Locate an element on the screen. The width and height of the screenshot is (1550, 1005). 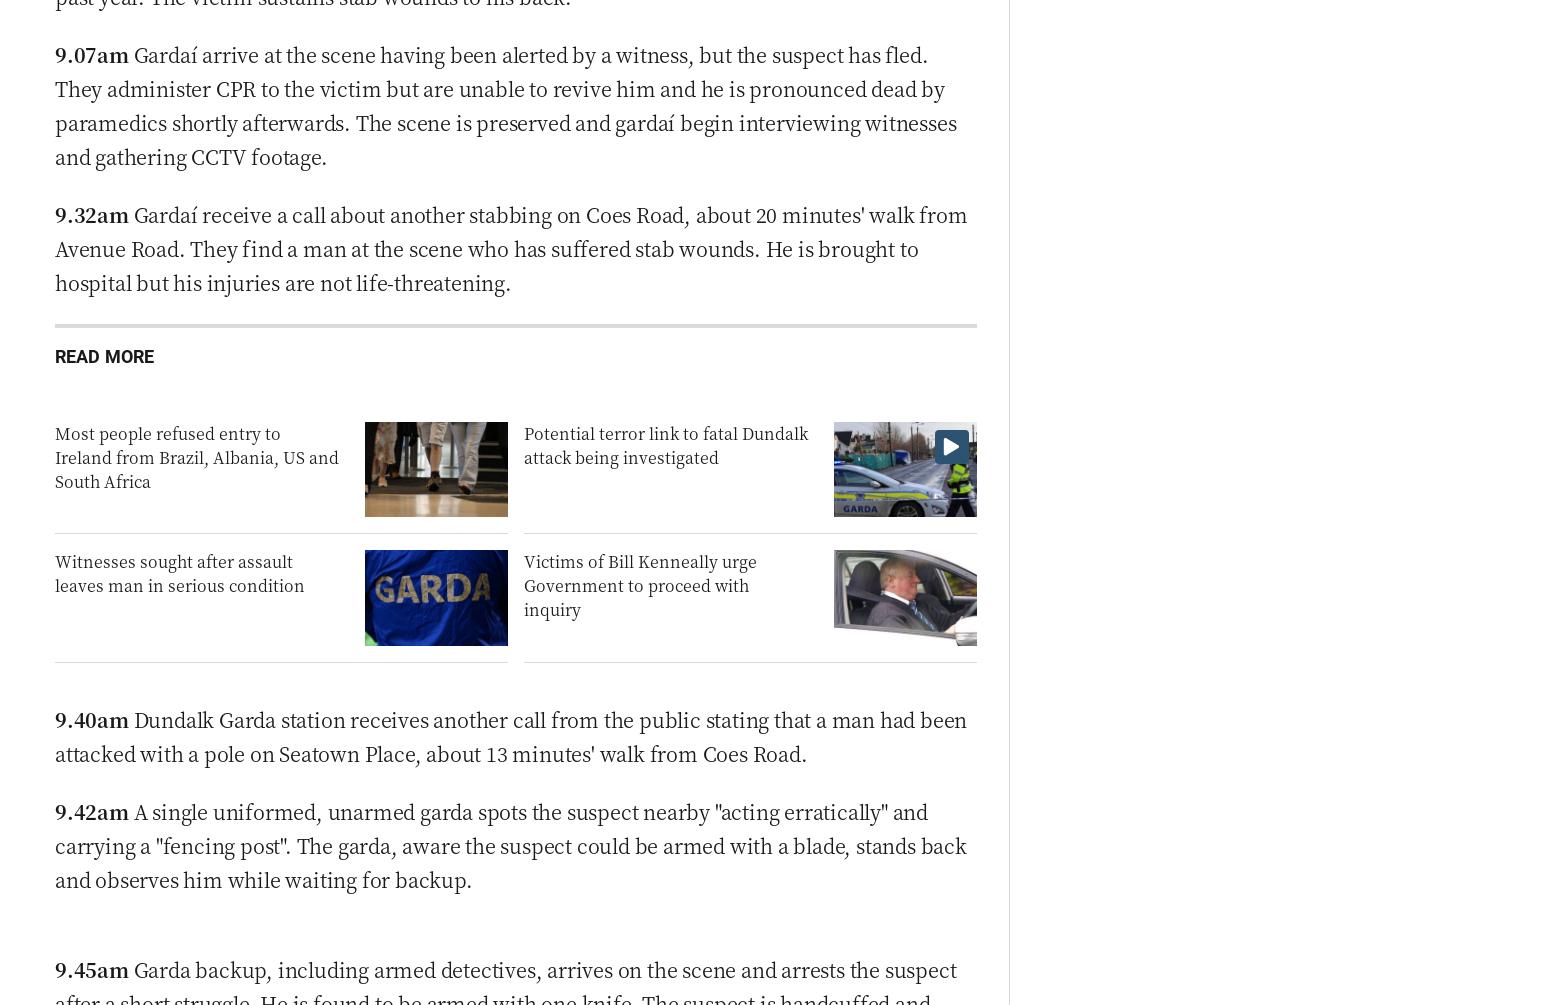
'Gardaí receive a call about another stabbing on Coes Road, about 20 minutes' walk from Avenue Road. They find a man at the scene who has suffered stab wounds. He is brought to hospital but his injuries are not life-threatening.' is located at coordinates (54, 247).